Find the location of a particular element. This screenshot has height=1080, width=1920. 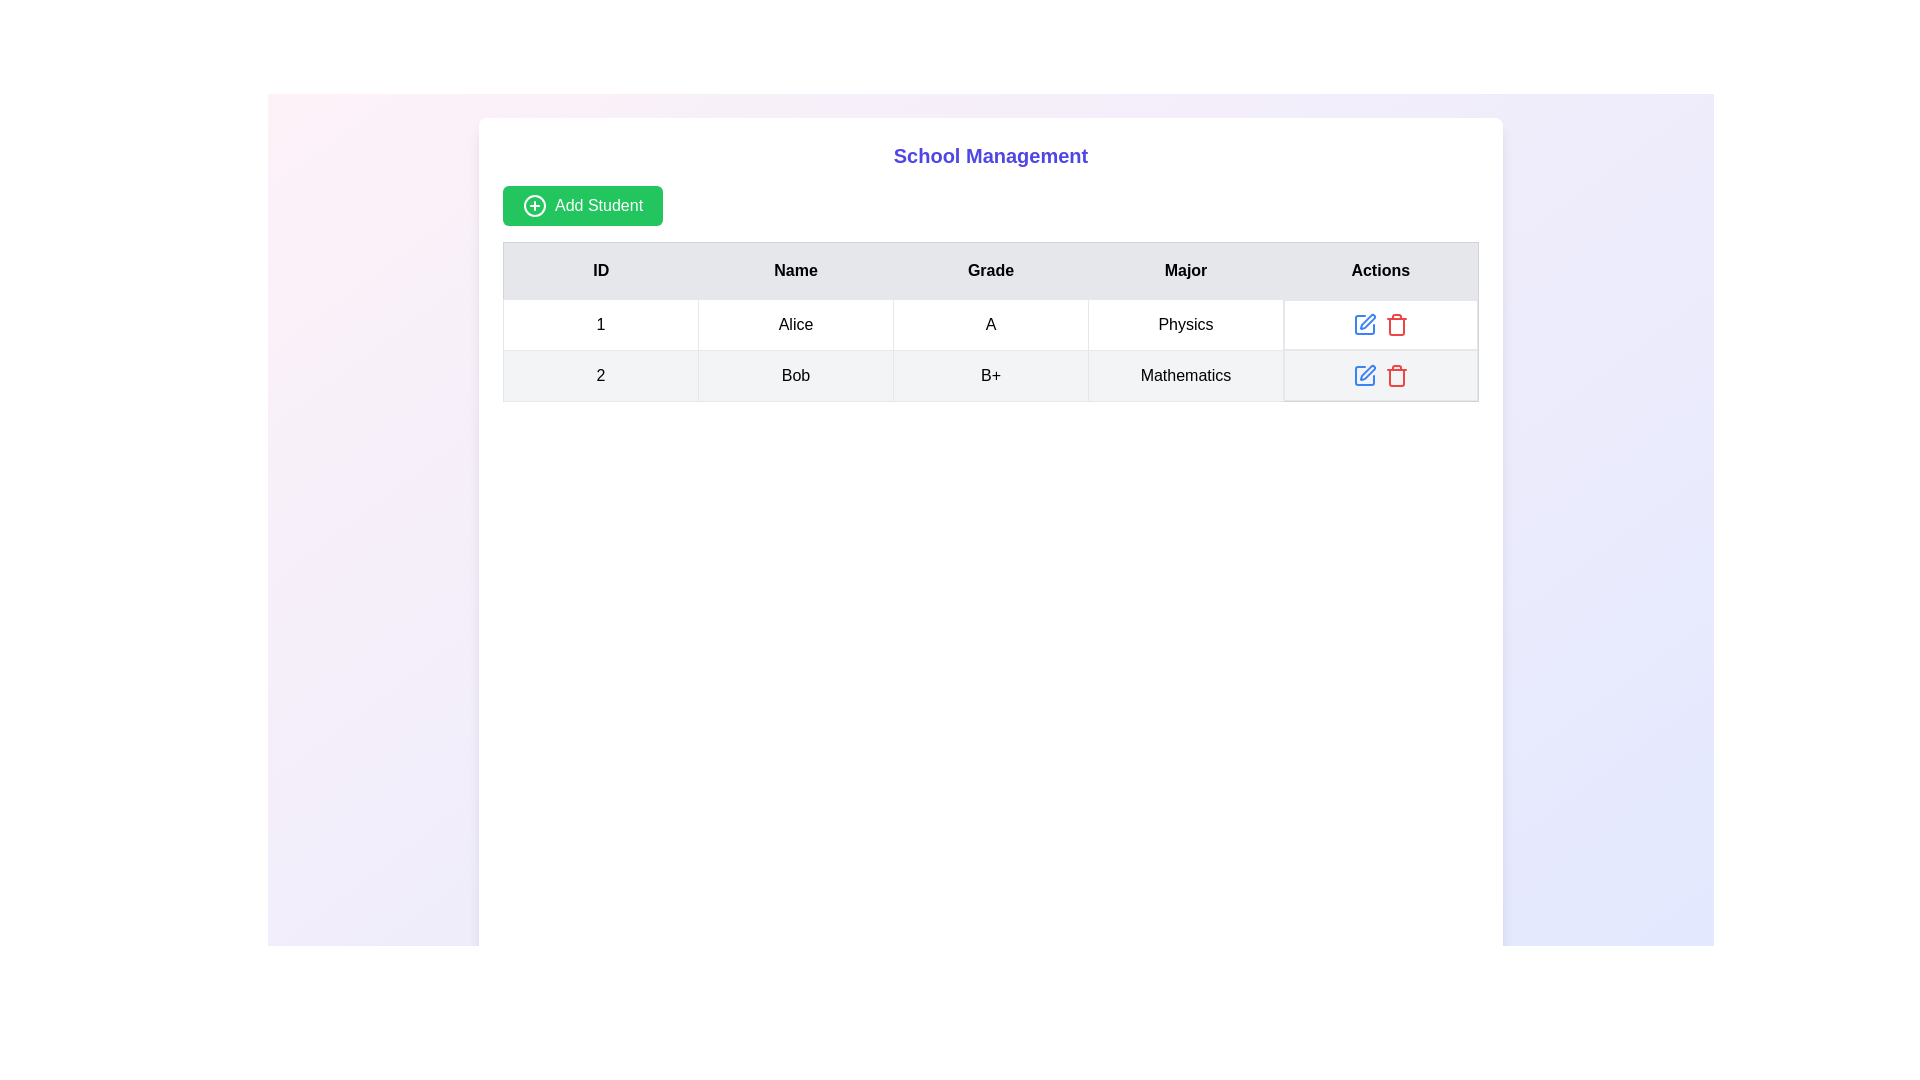

the table cell containing the text '2', which is located in the second row under the 'ID' column is located at coordinates (599, 374).